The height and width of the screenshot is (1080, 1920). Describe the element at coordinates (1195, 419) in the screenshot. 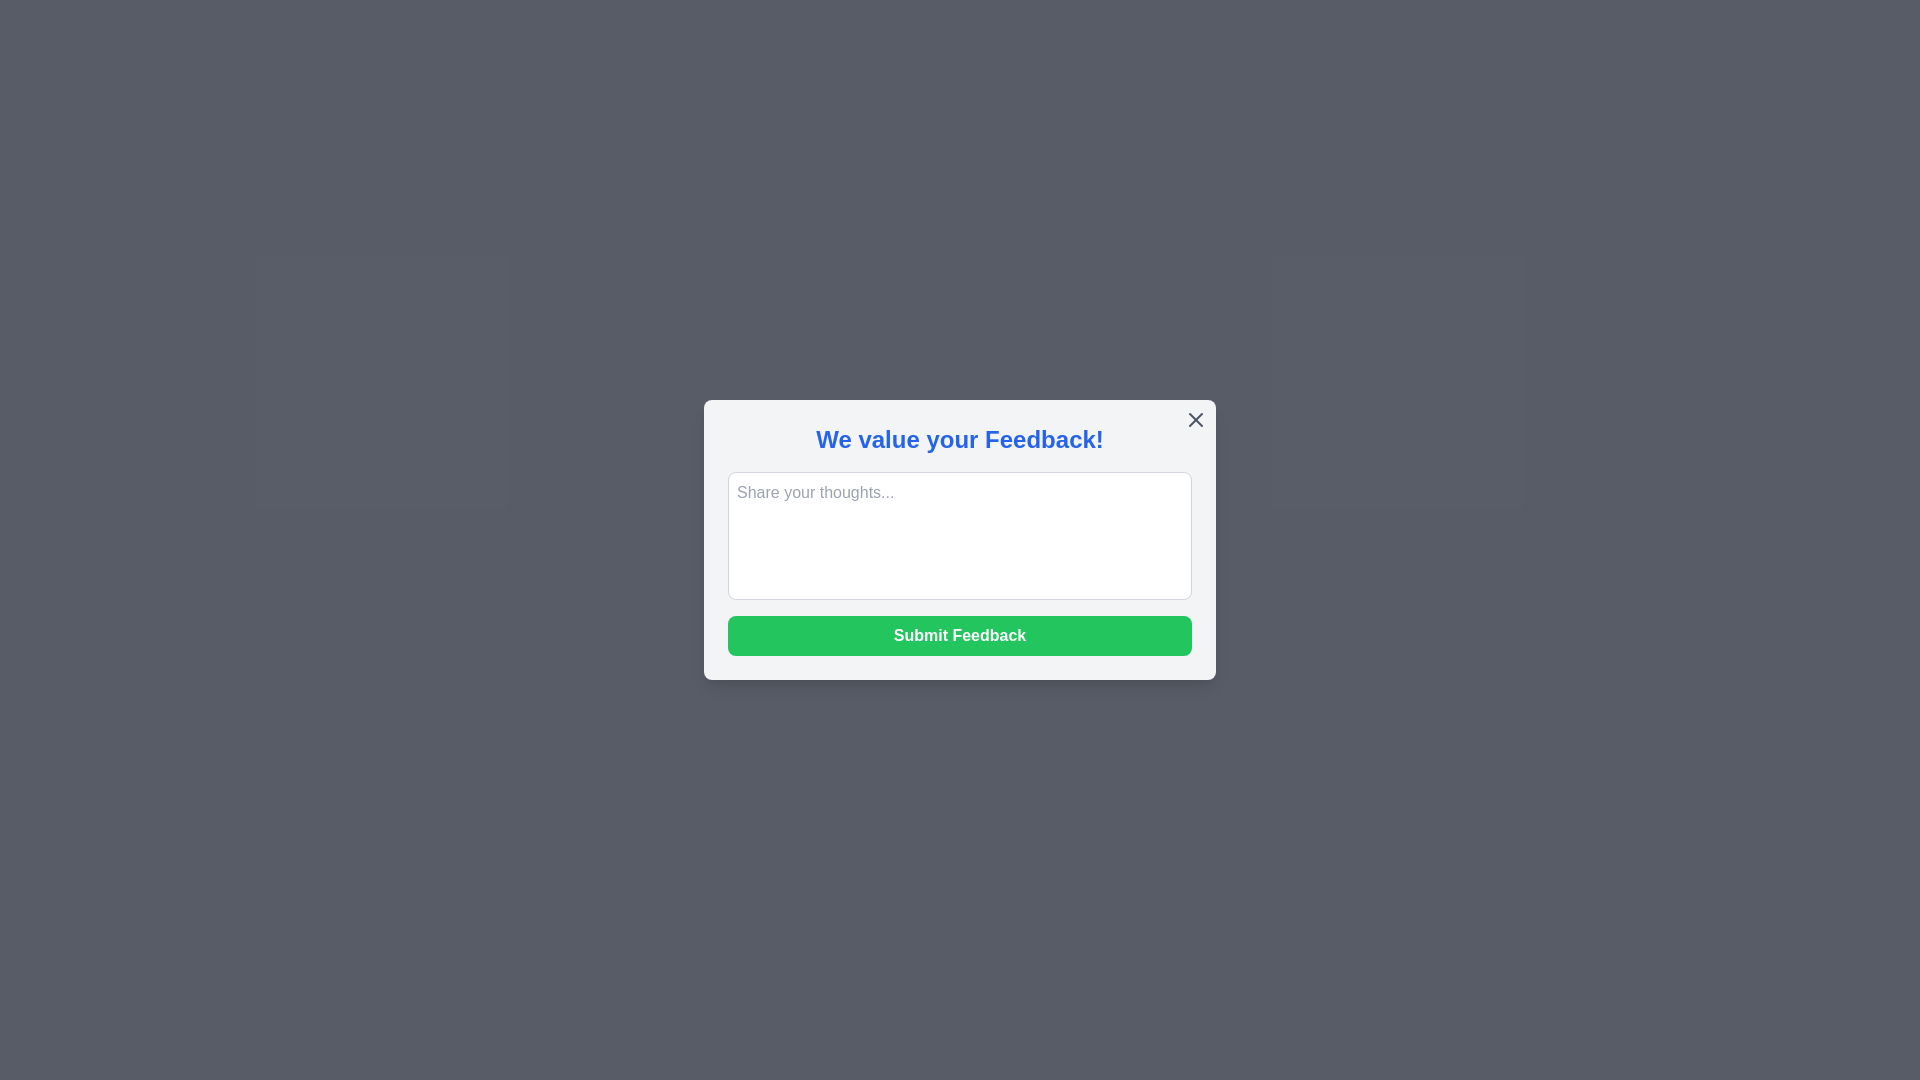

I see `'X' button in the top-right corner of the feedback panel to close it` at that location.